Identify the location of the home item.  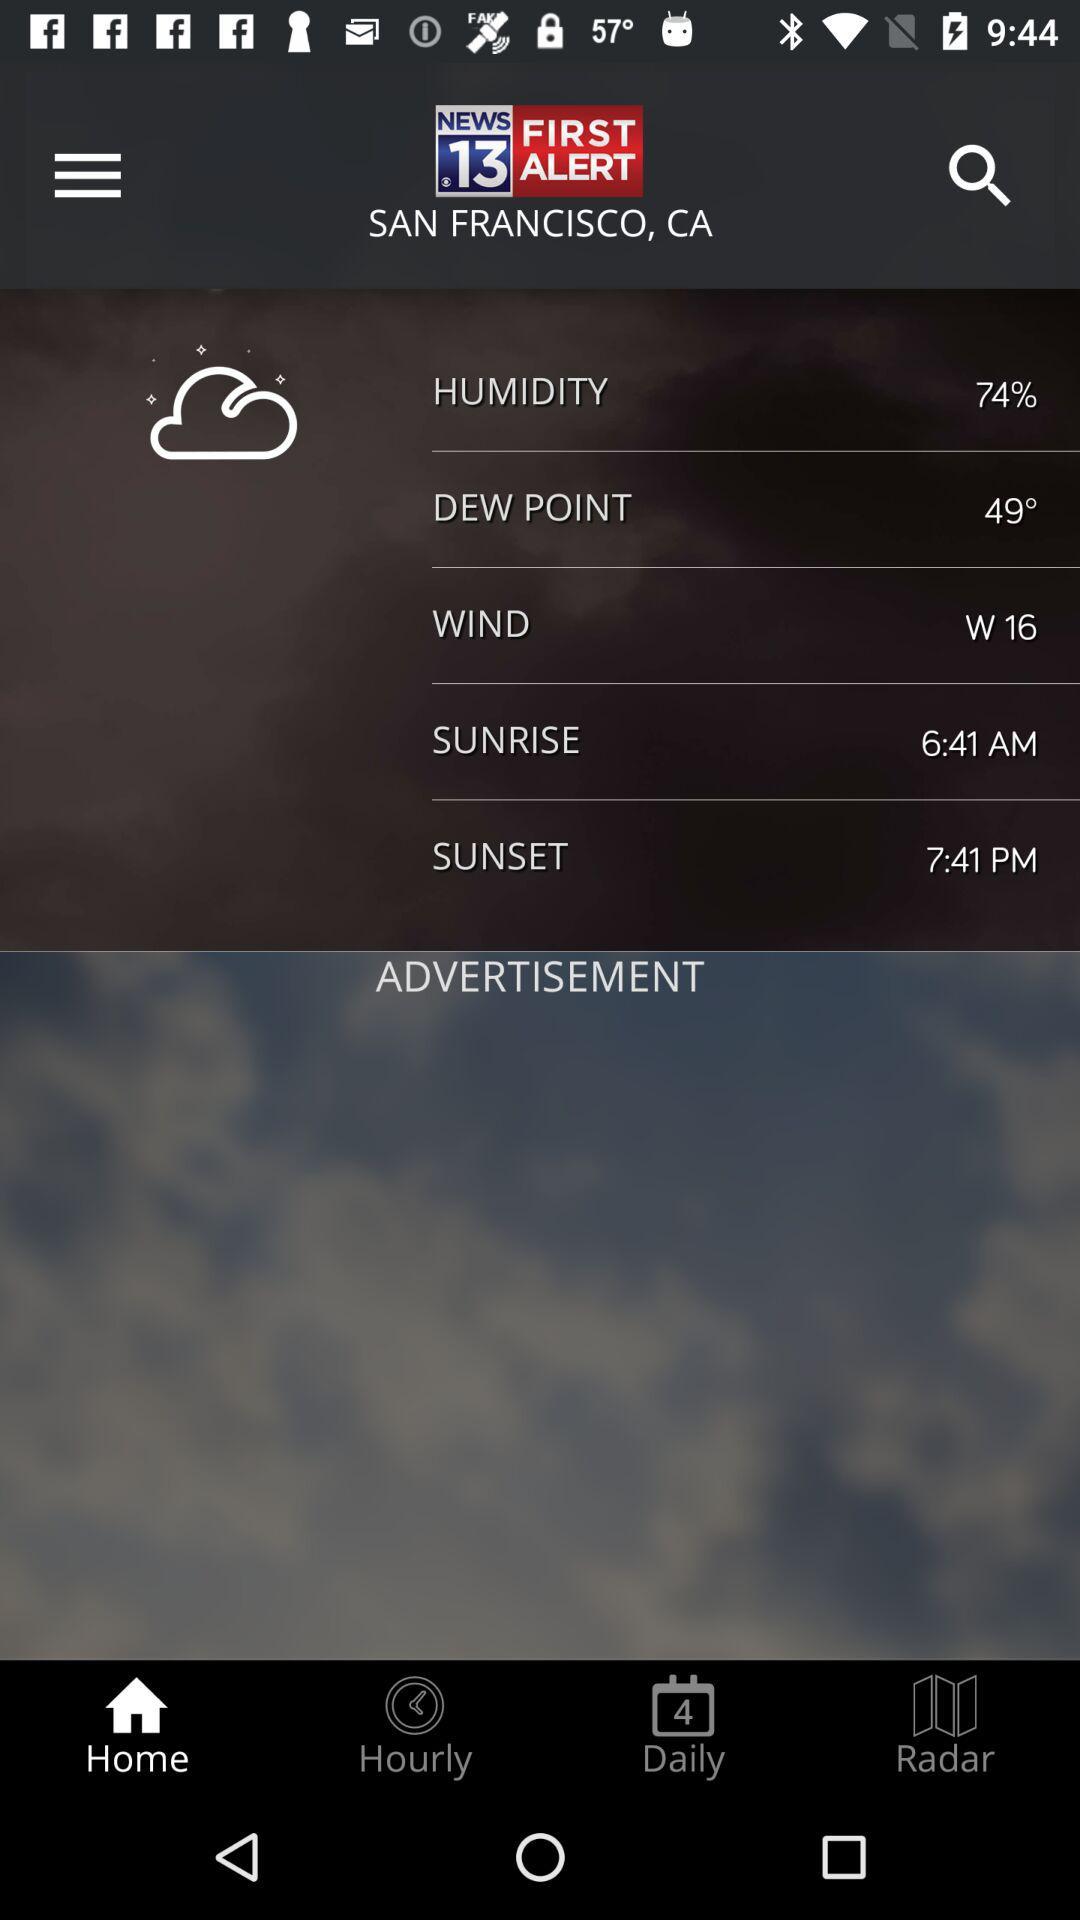
(135, 1726).